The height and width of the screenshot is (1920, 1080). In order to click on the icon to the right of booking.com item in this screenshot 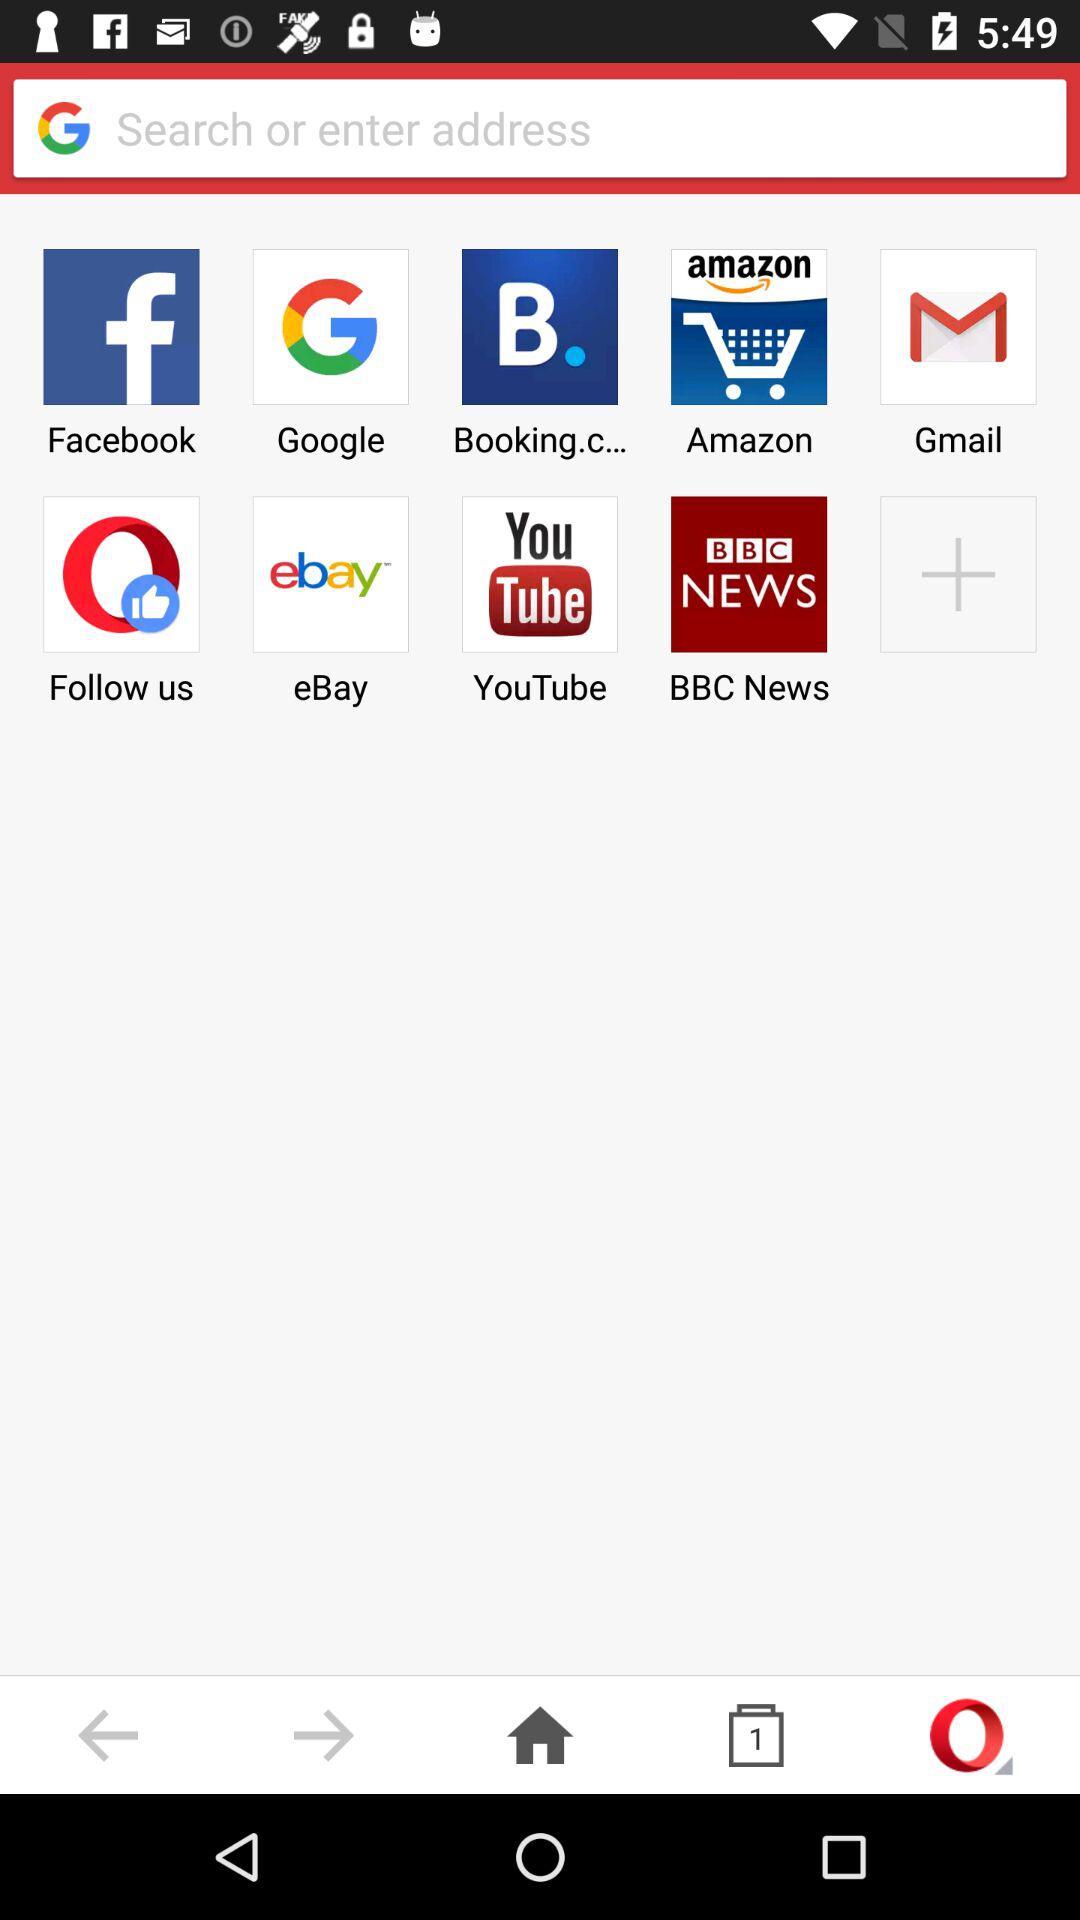, I will do `click(749, 593)`.